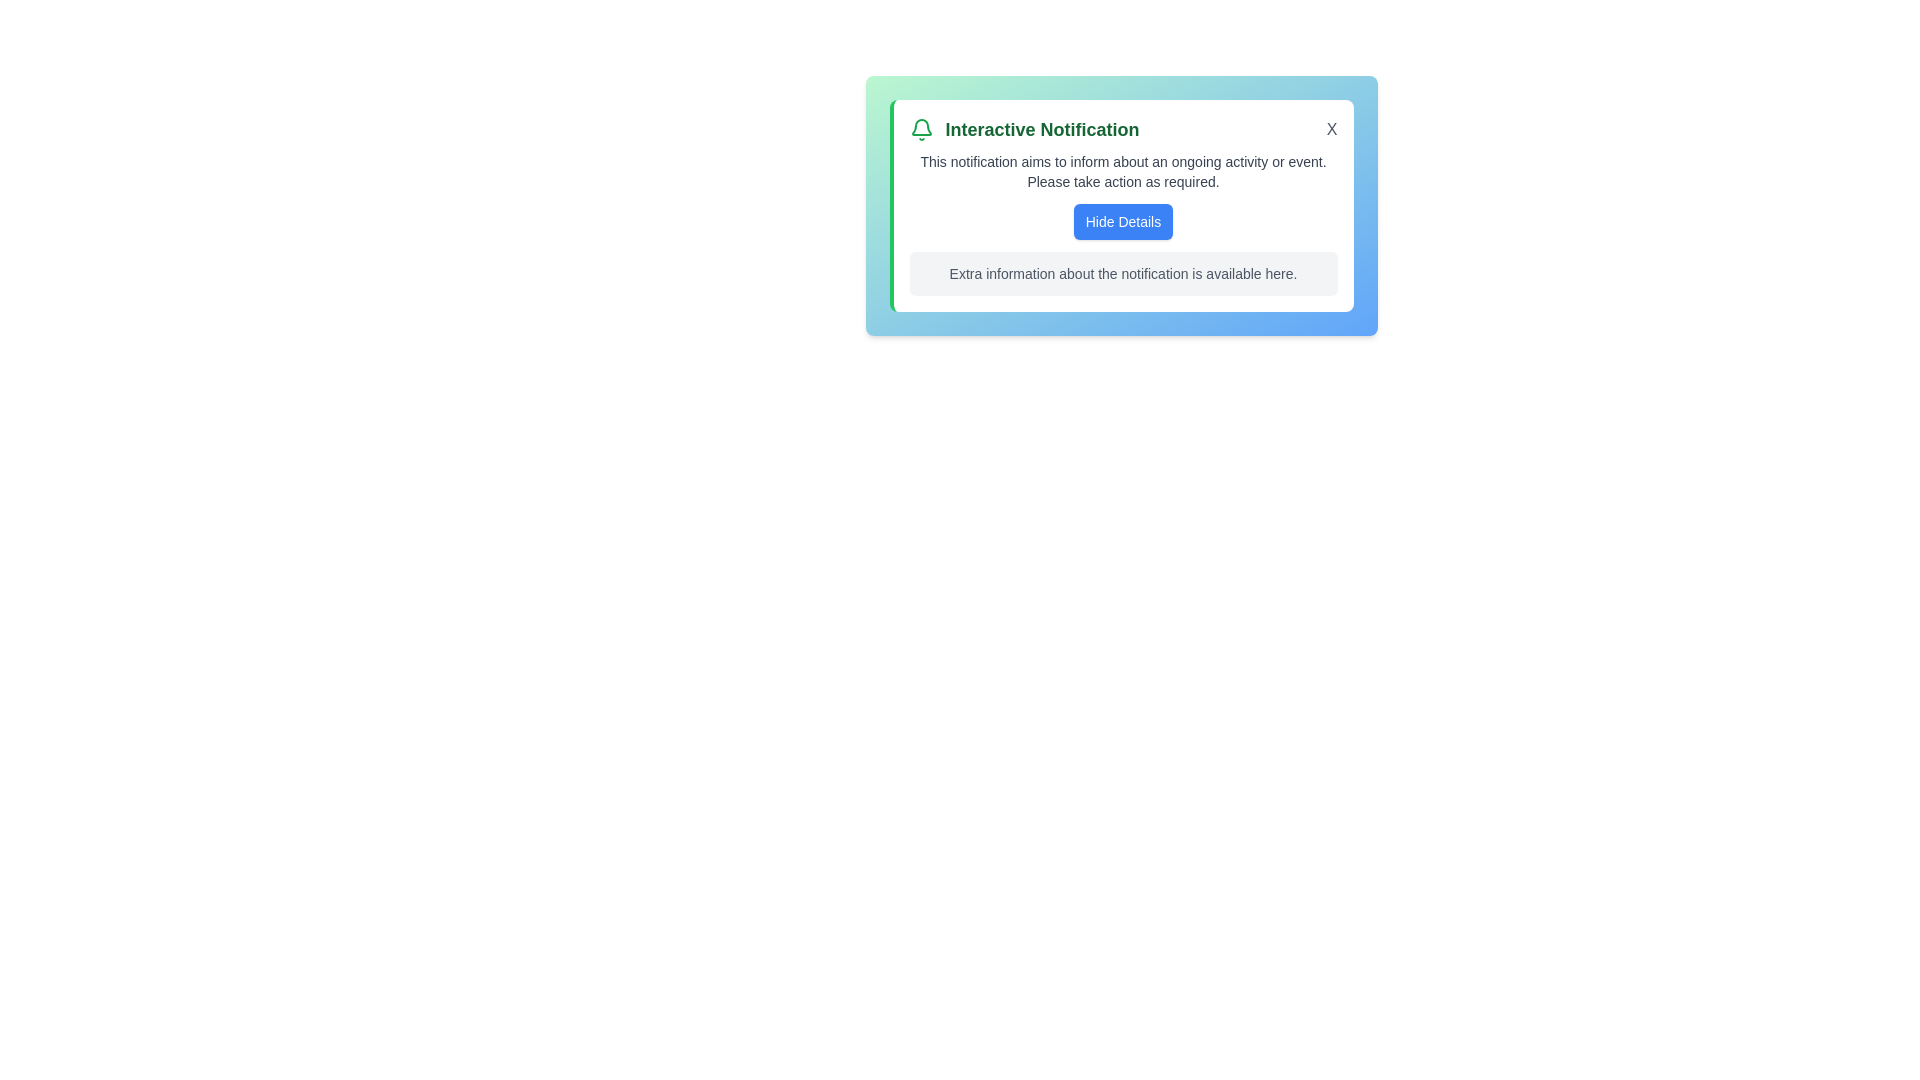 The height and width of the screenshot is (1080, 1920). Describe the element at coordinates (1331, 130) in the screenshot. I see `'X' button to dismiss the notification` at that location.